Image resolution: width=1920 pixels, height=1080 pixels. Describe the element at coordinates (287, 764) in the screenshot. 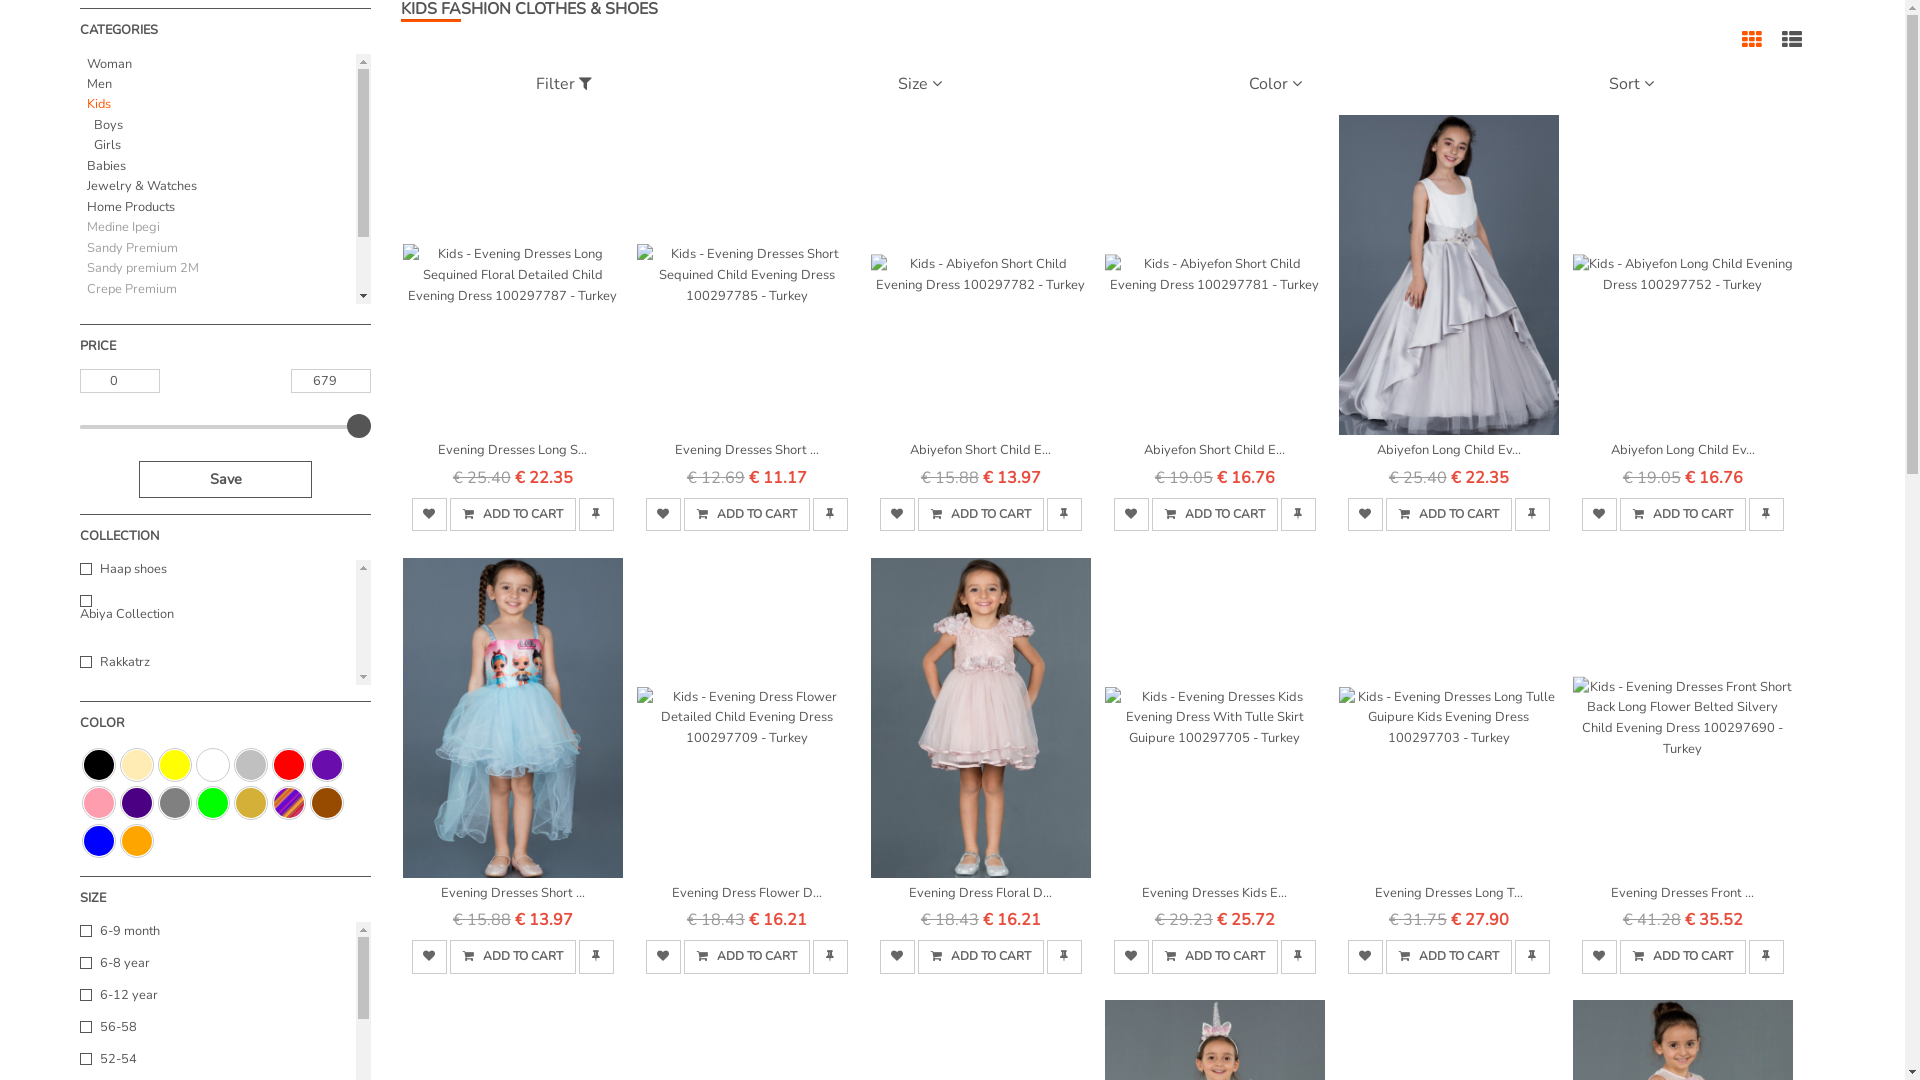

I see `'Red'` at that location.